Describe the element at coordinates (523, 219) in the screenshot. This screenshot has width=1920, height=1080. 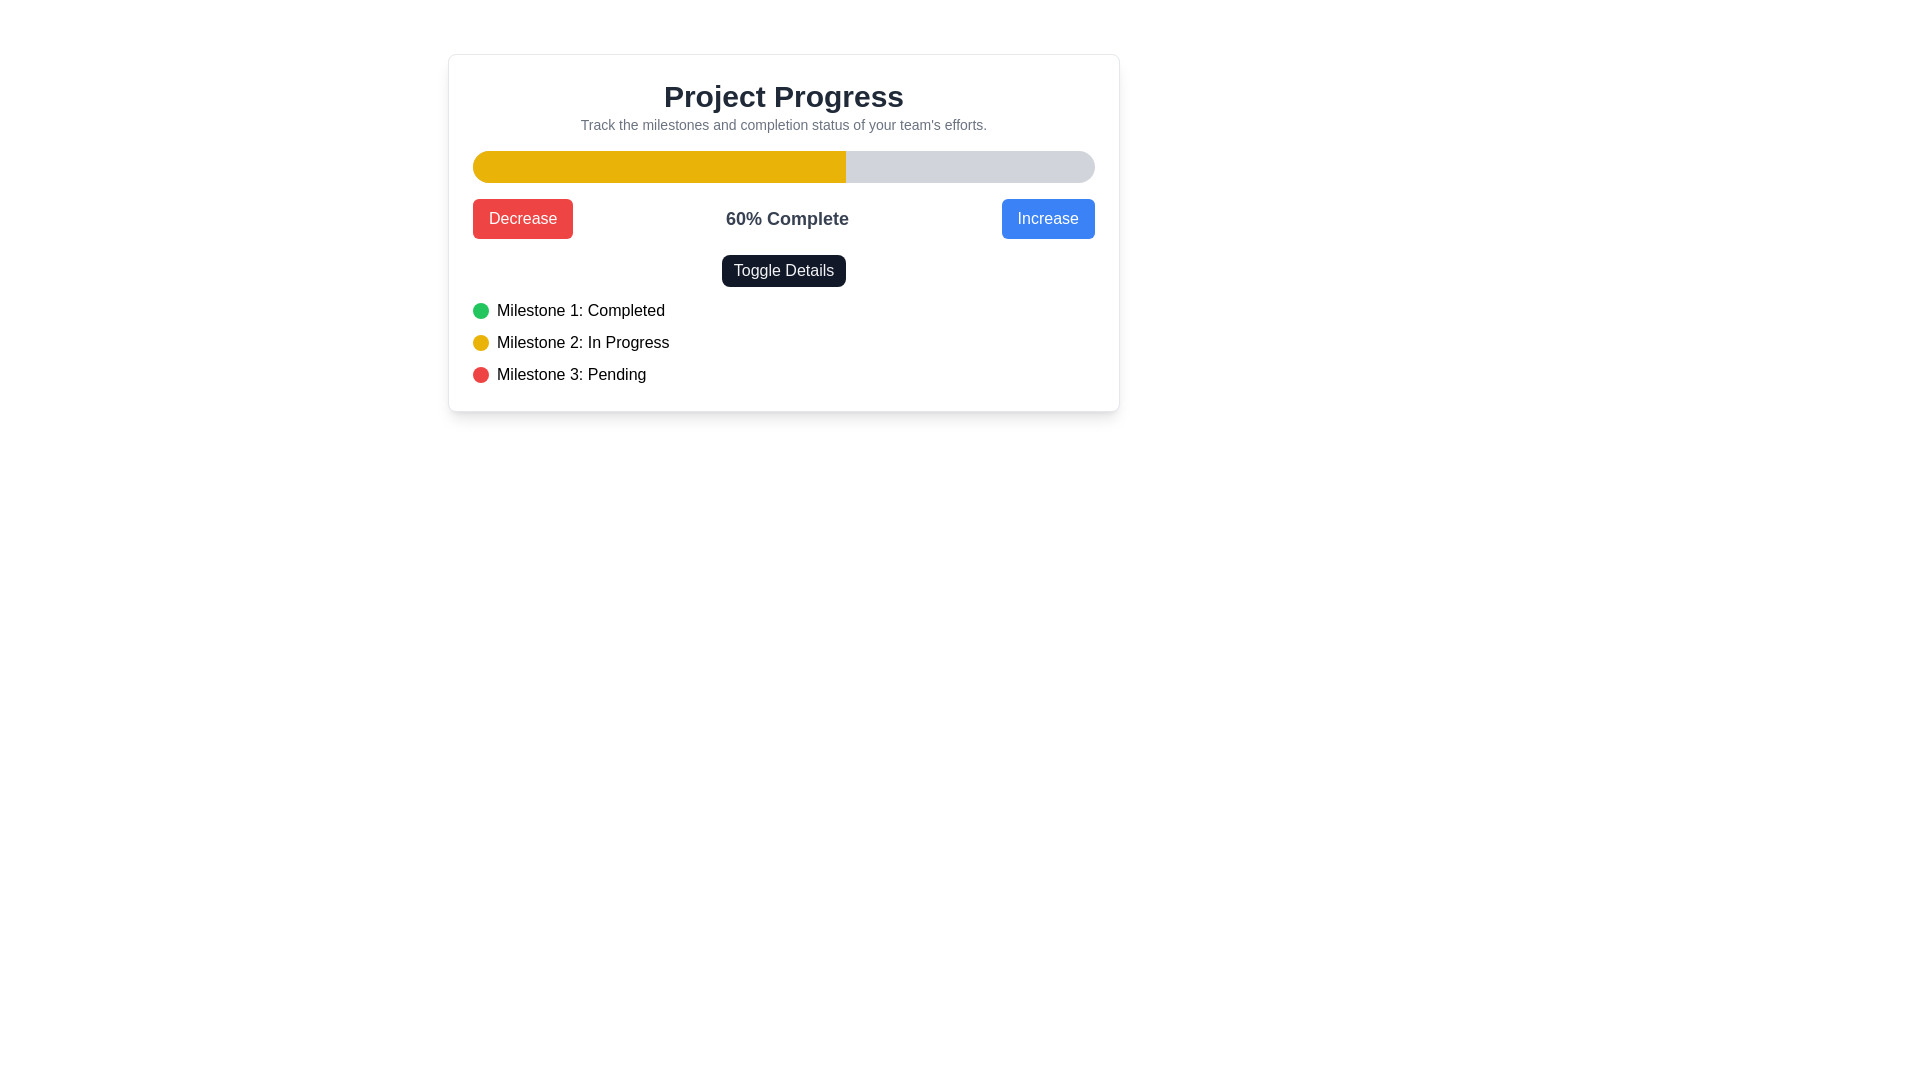
I see `the button labeled '60% Complete' that decreases a value, positioned to the far left of a group of three elements` at that location.